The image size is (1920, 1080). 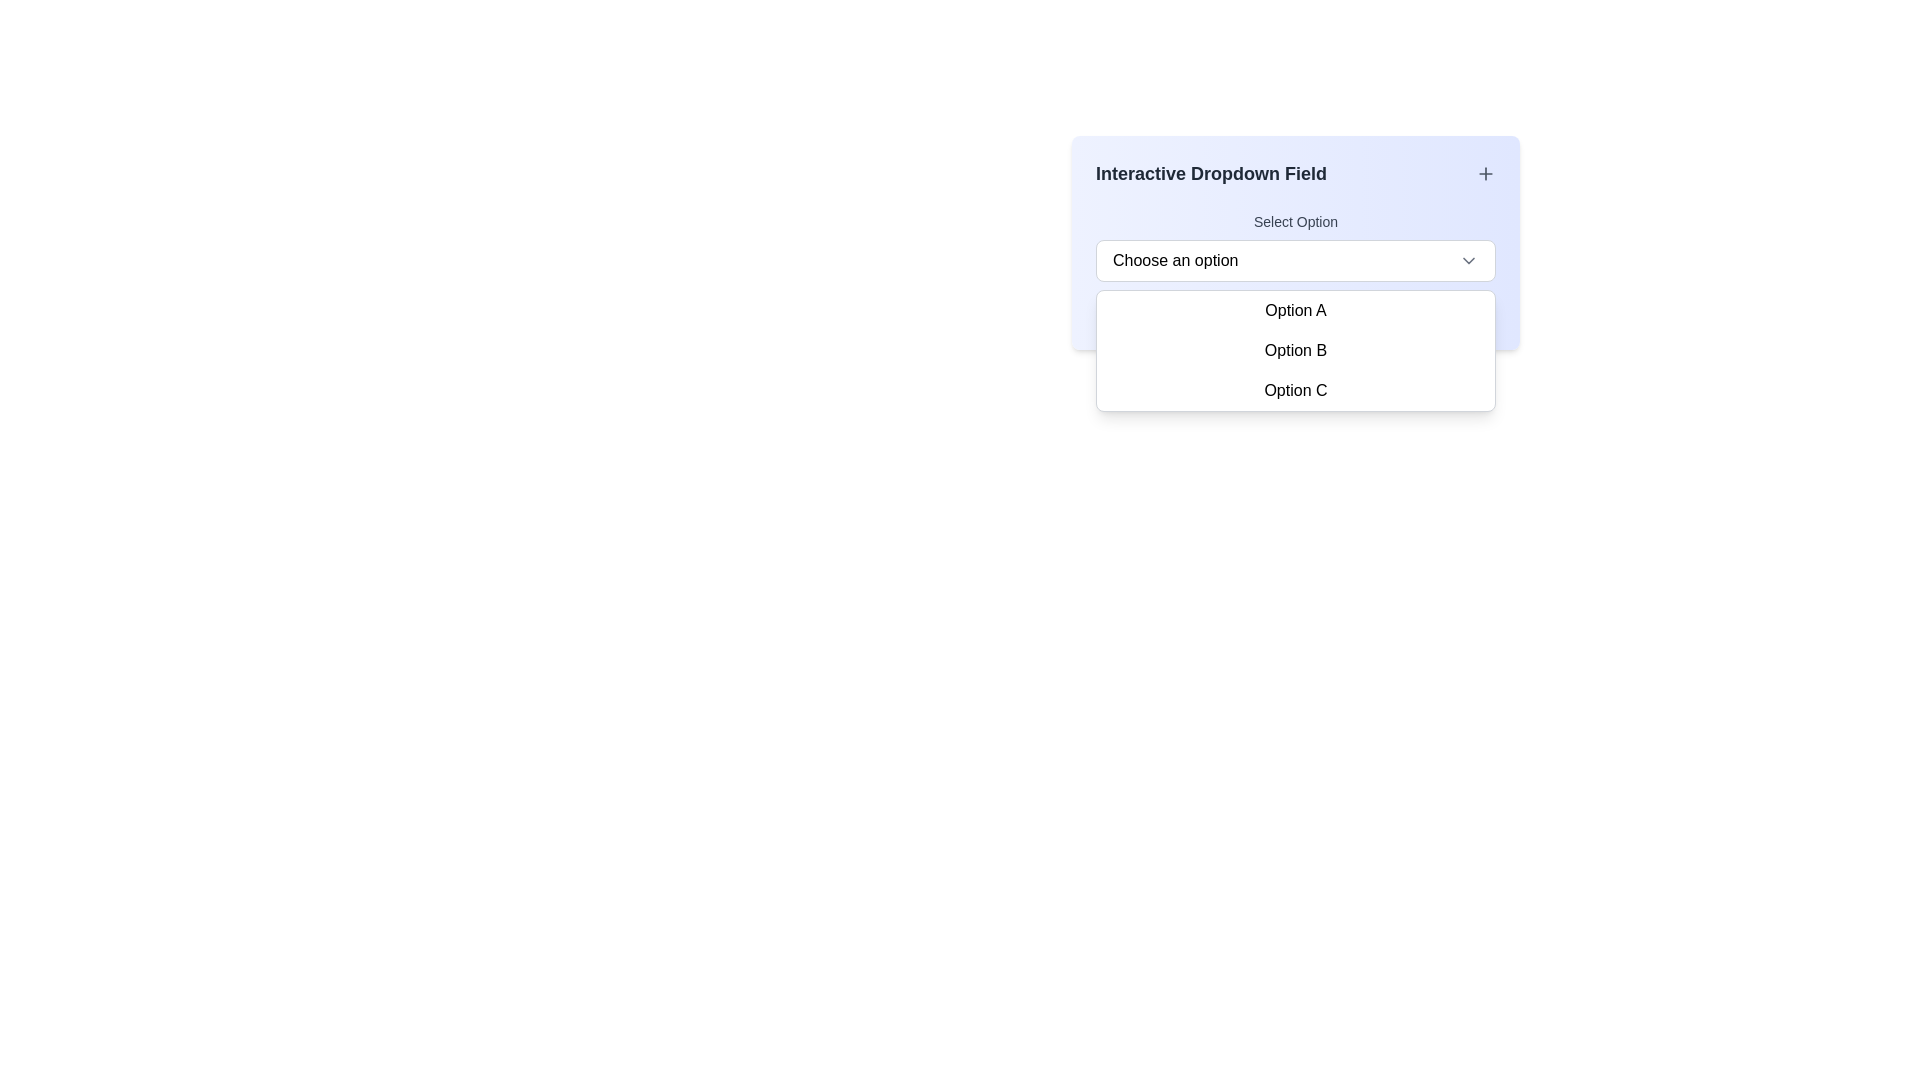 I want to click on the option in the dropdown menu located below the label 'Select Option' in the 'Interactive Dropdown Field', so click(x=1296, y=362).